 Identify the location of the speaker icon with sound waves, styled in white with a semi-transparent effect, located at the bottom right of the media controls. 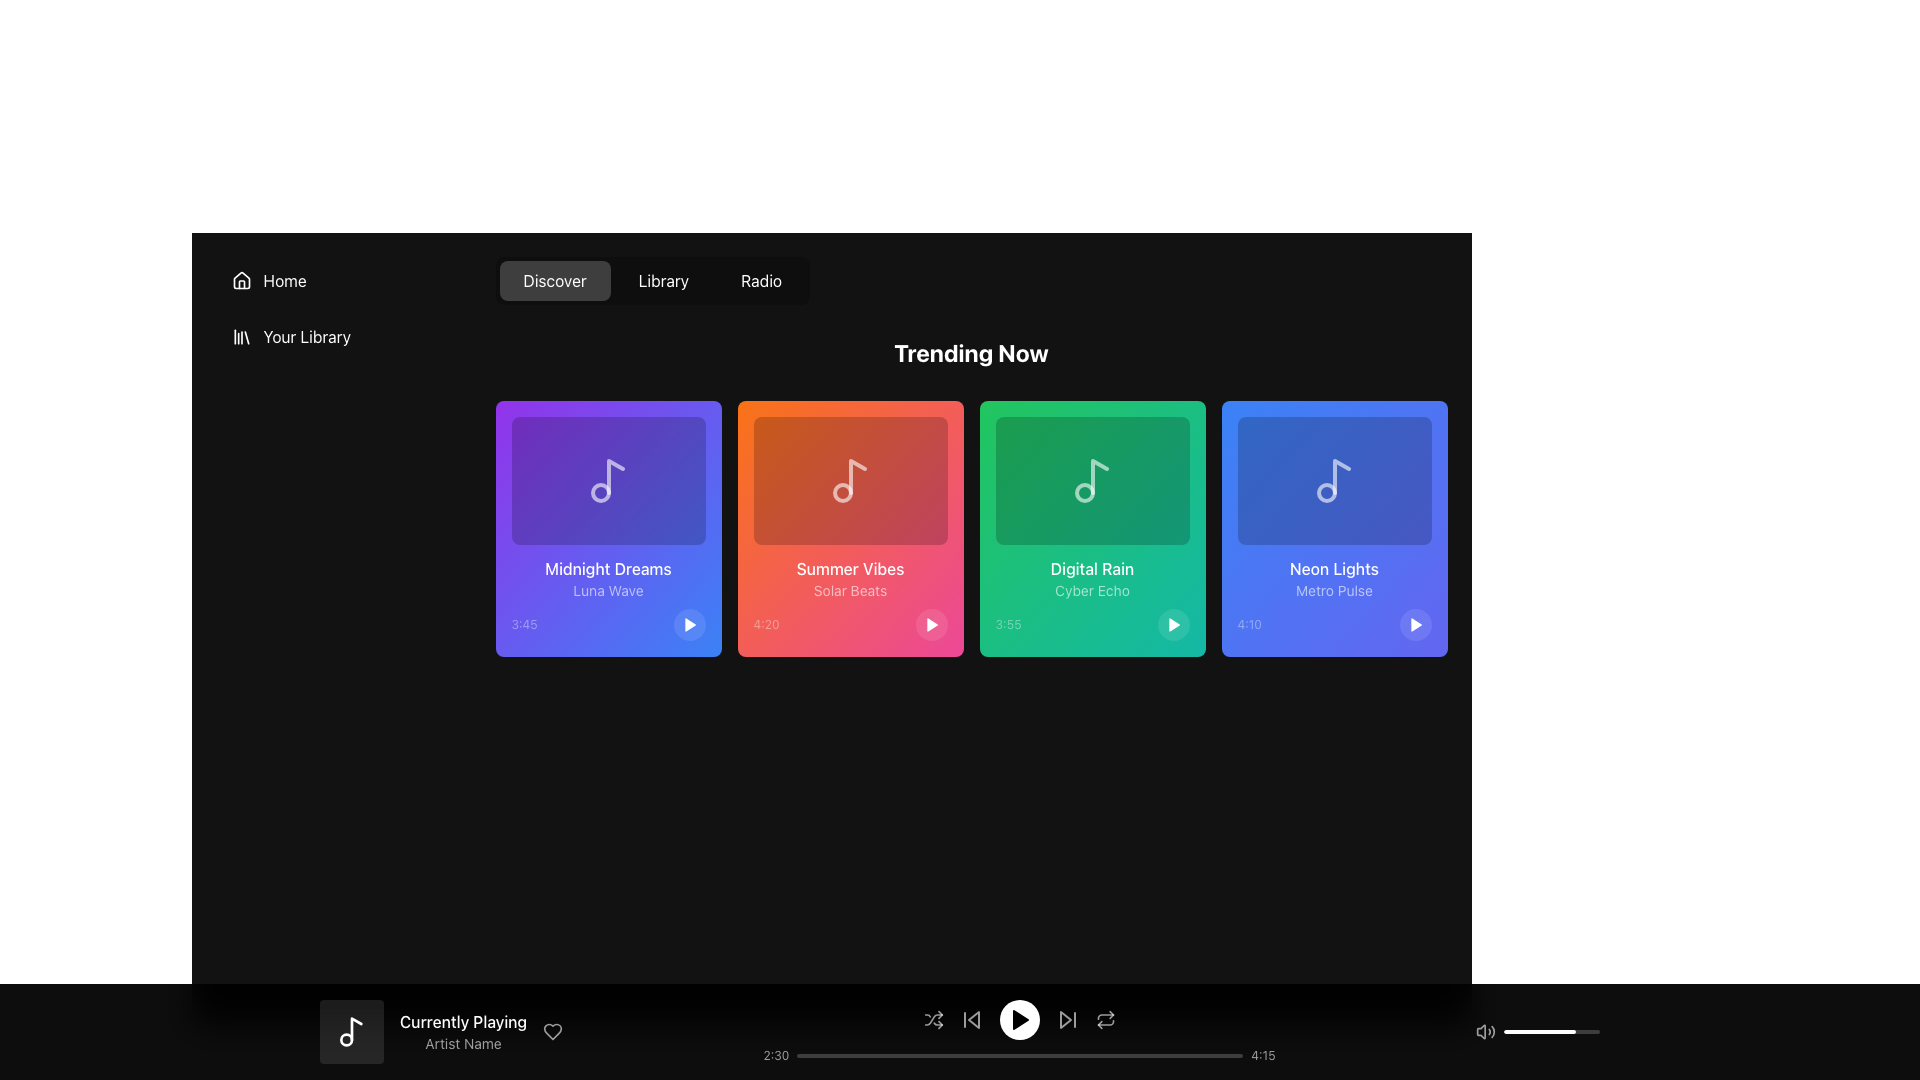
(1485, 1032).